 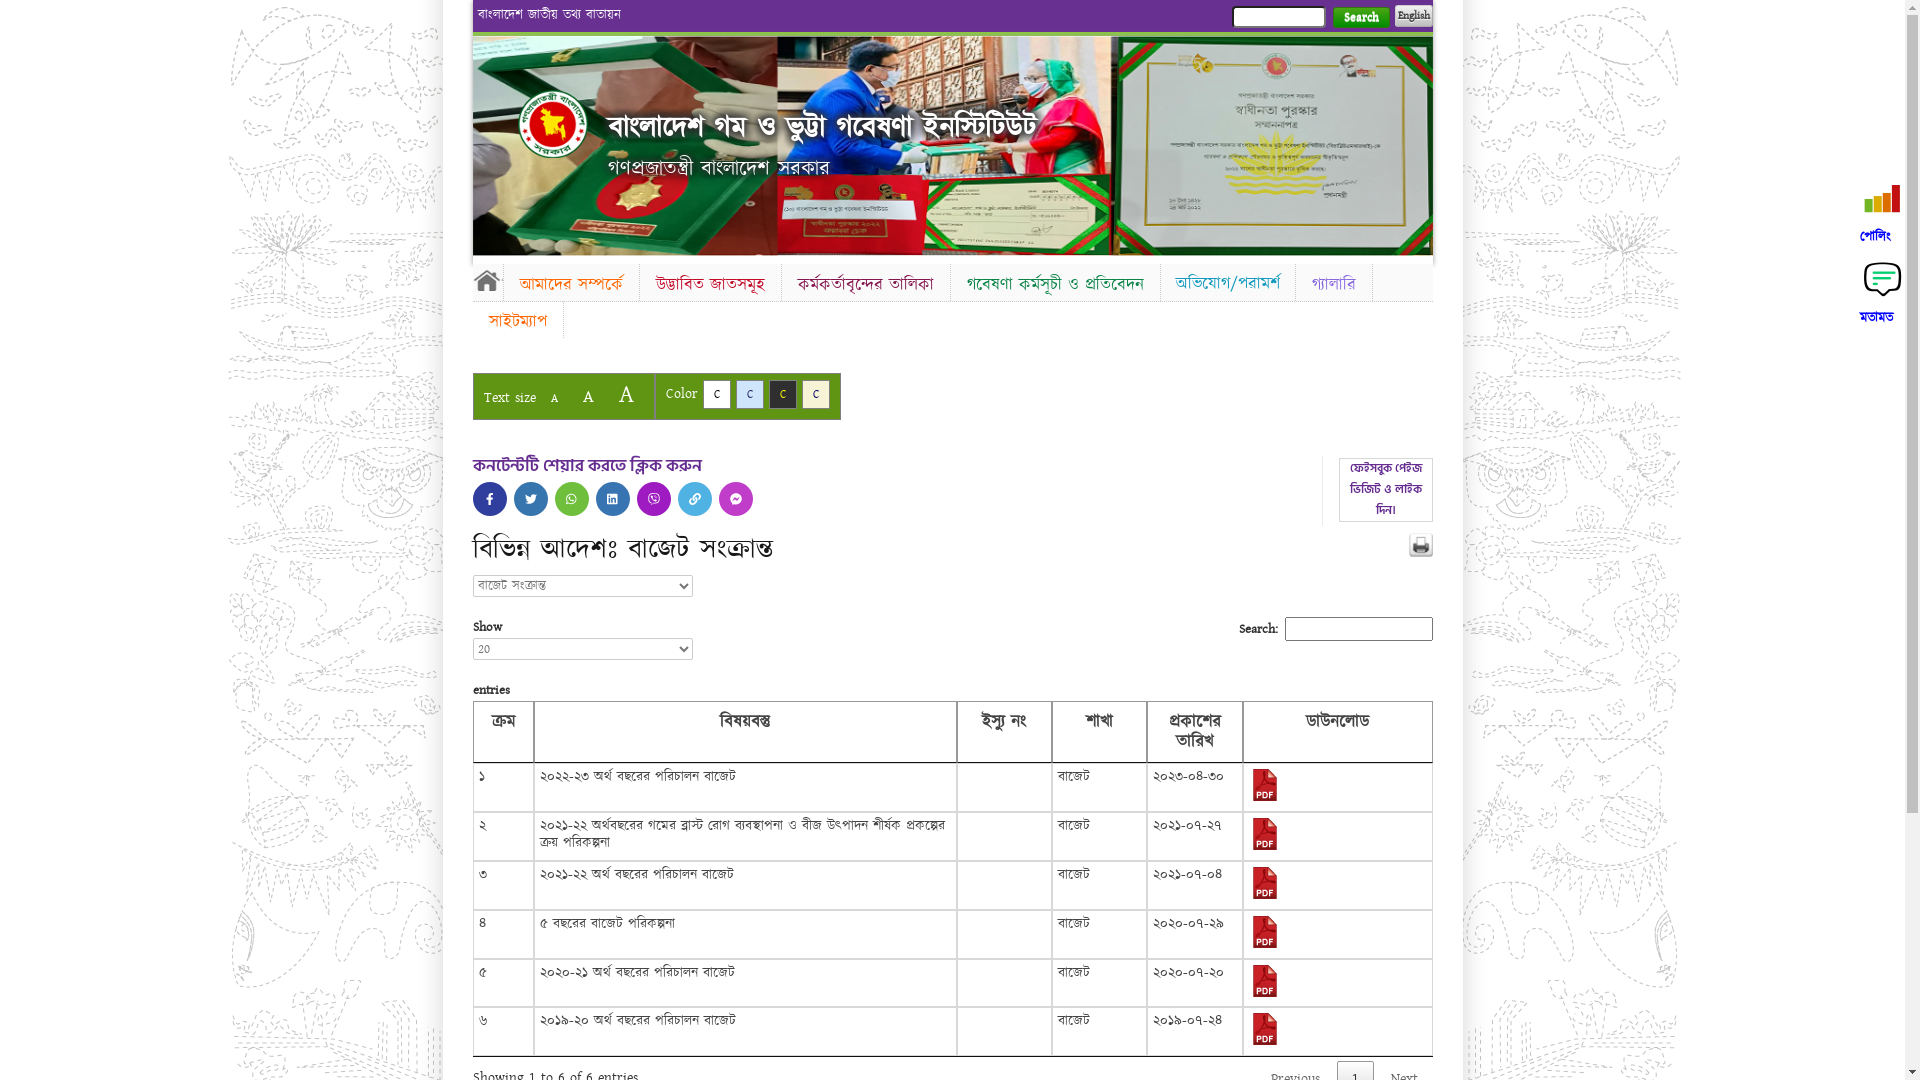 What do you see at coordinates (570, 396) in the screenshot?
I see `'A'` at bounding box center [570, 396].